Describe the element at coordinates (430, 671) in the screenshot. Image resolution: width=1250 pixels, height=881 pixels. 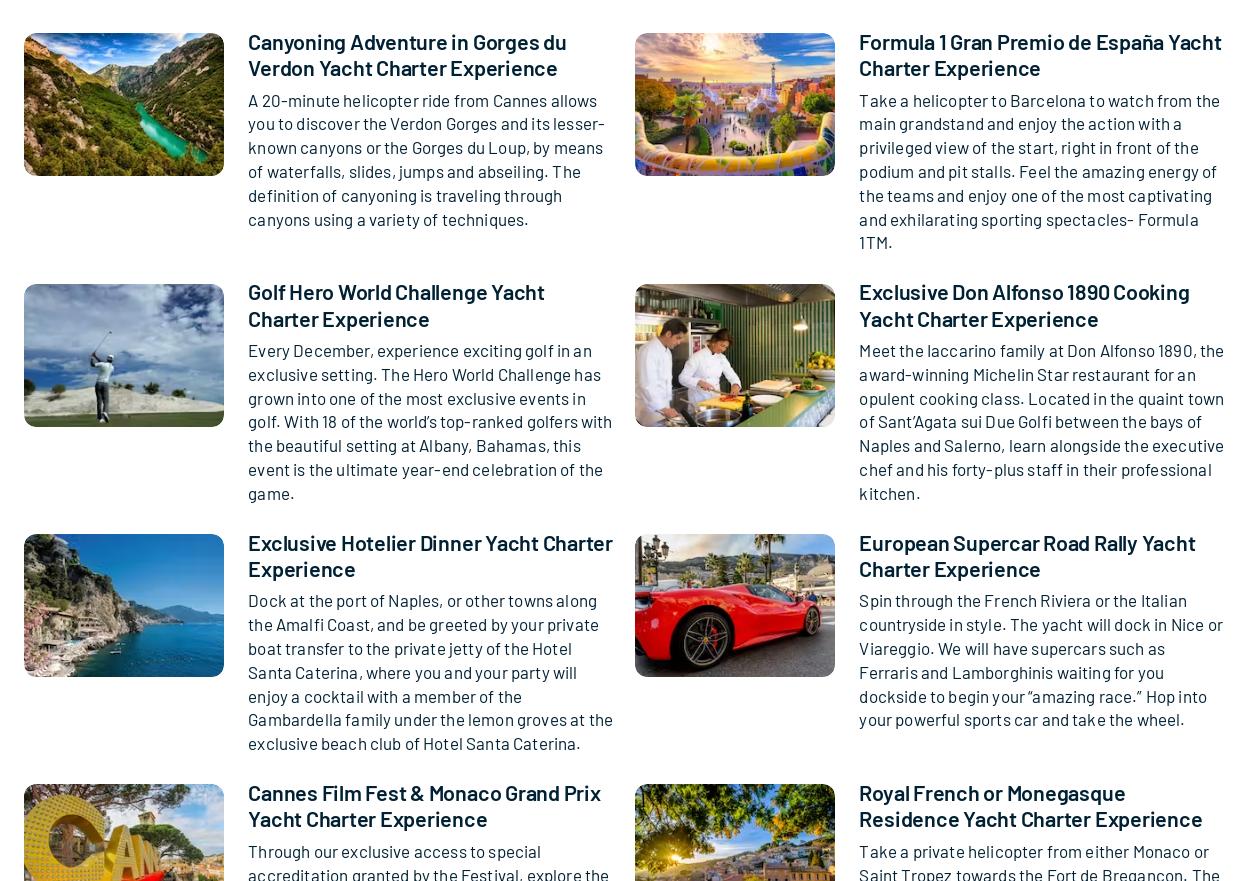
I see `'Dock at the port of Naples, or other towns along the Amalfi Coast, and be greeted by your private boat transfer to the private jetty of the Hotel Santa Caterina, where you and your party will enjoy a cocktail with a member of the Gambardella family under the lemon groves at the exclusive beach club of Hotel Santa Caterina.'` at that location.